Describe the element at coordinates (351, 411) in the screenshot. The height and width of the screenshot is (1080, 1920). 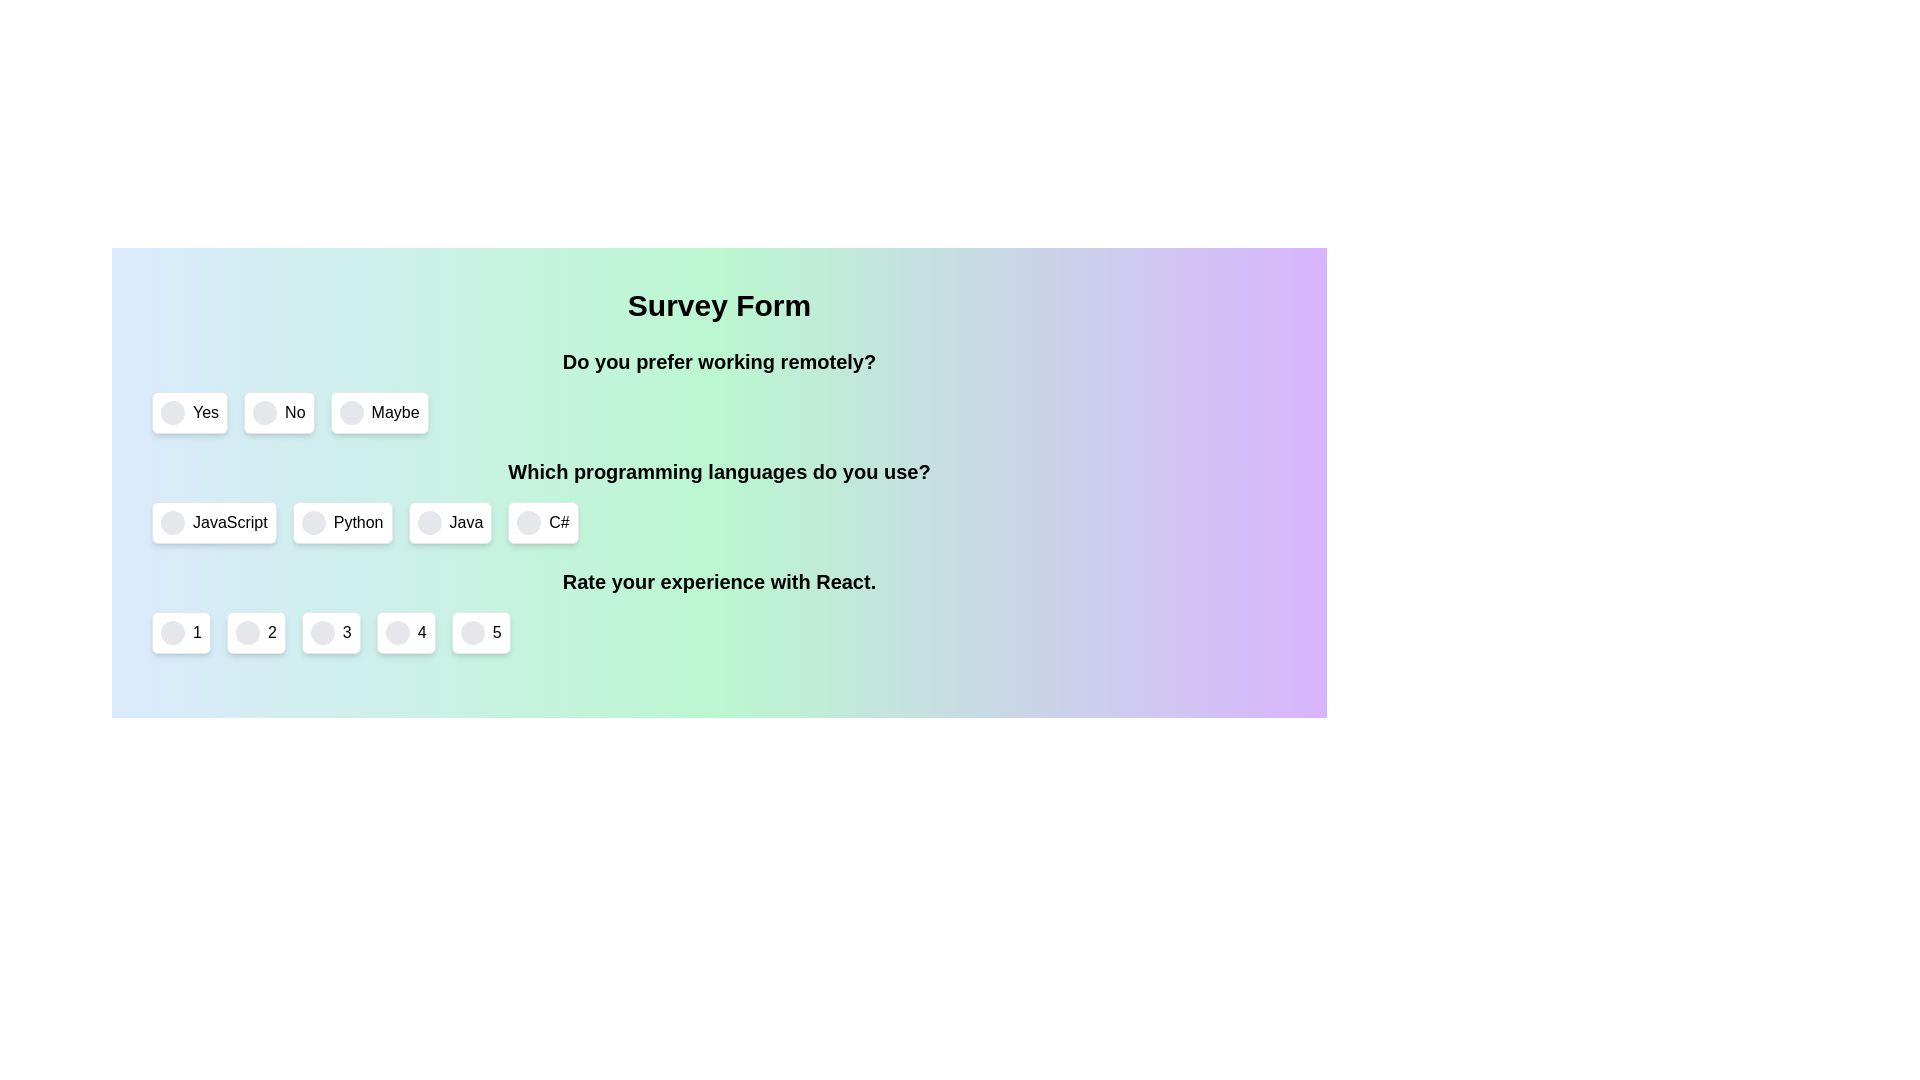
I see `the 'Maybe' radio button which allows users to select this option in the survey` at that location.